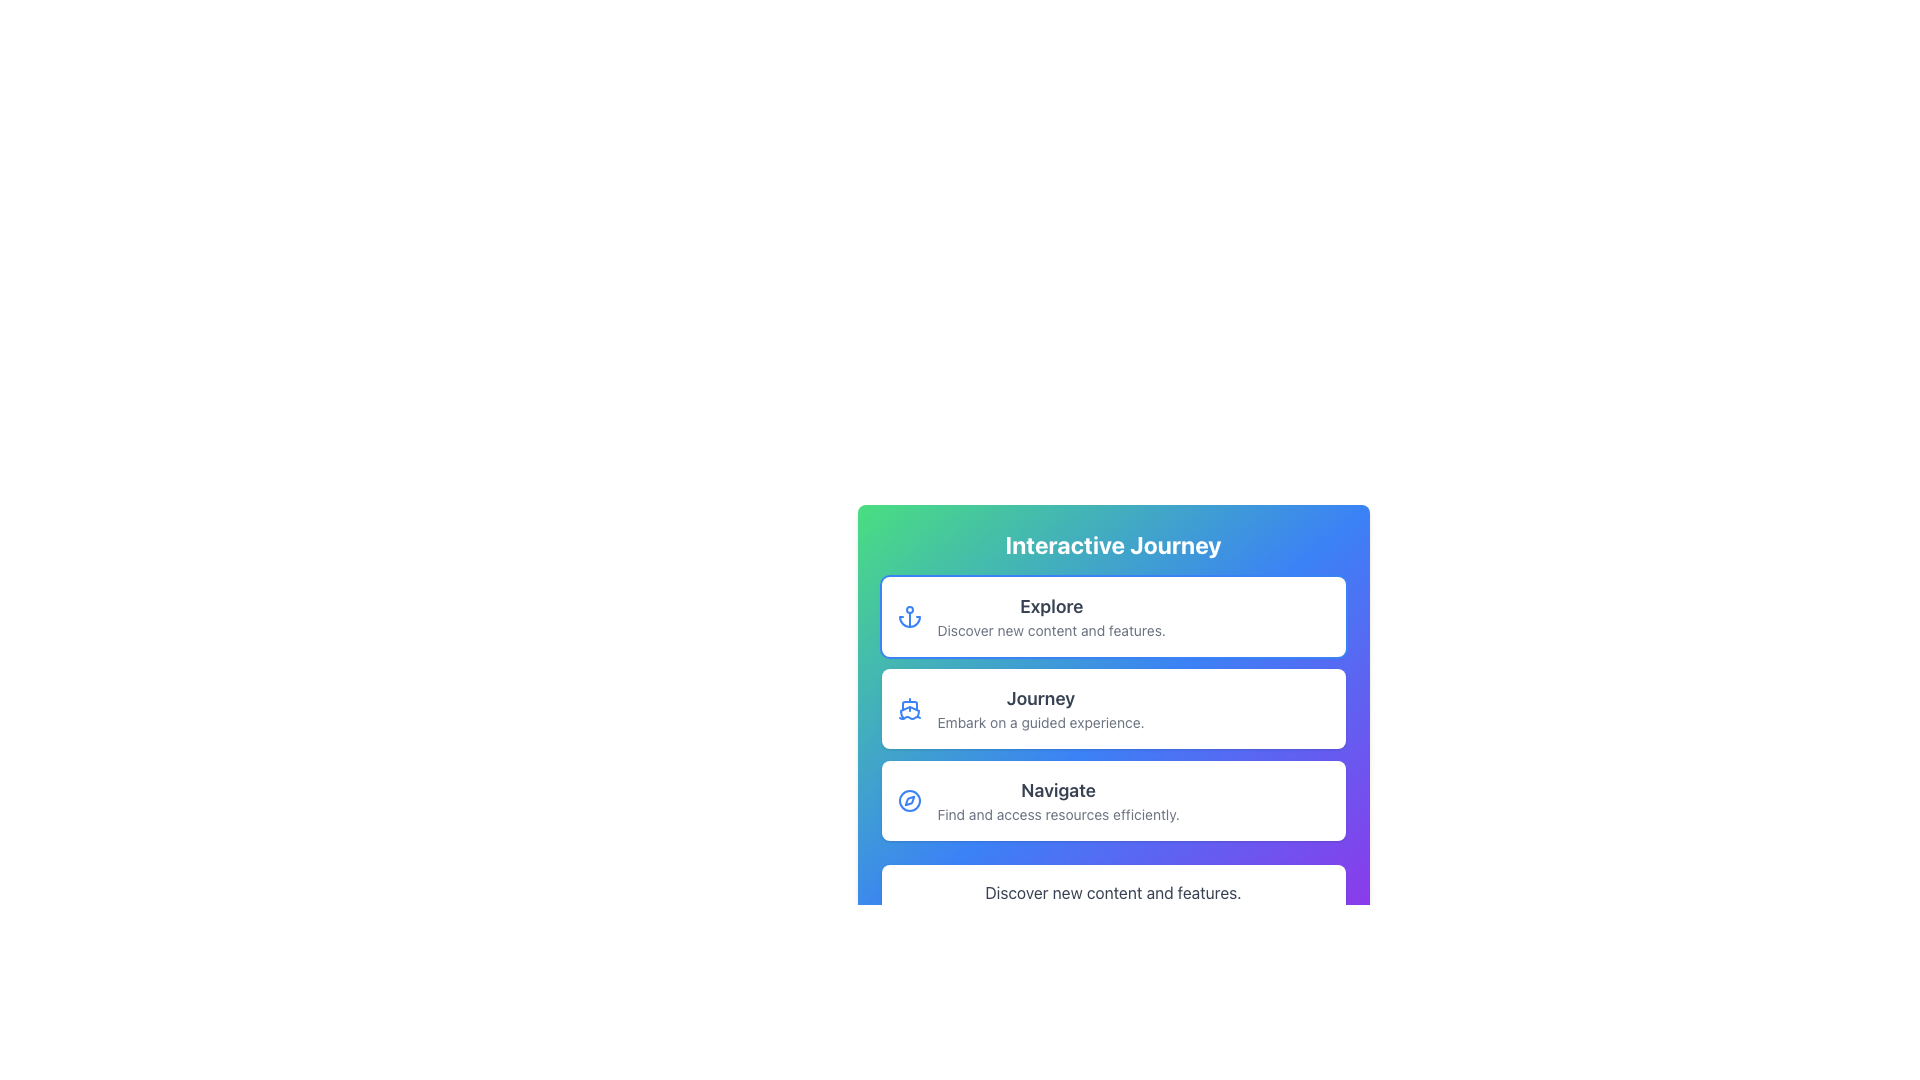 This screenshot has width=1920, height=1080. Describe the element at coordinates (1057, 800) in the screenshot. I see `text from the Text Block element that features 'Navigate' and 'Find and access resources efficiently.' located under the 'Interactive Journey' section` at that location.